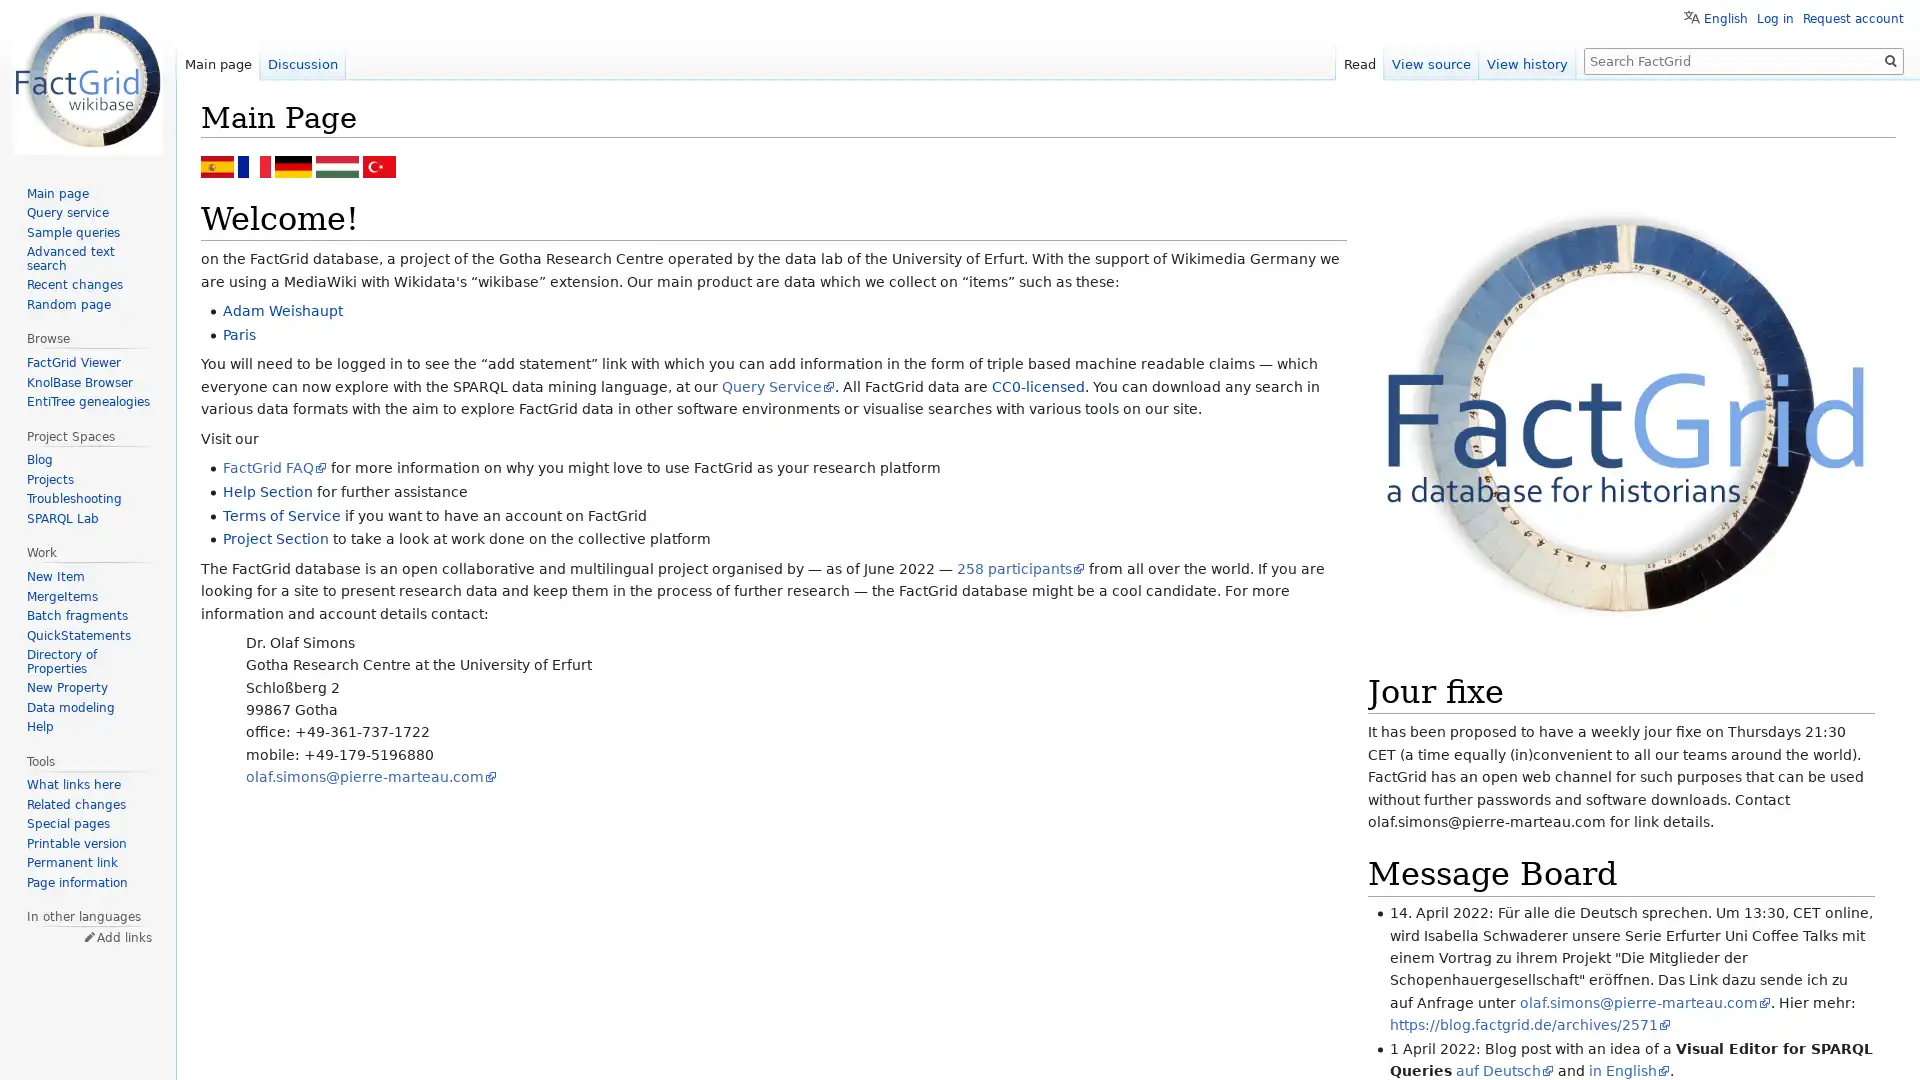 The image size is (1920, 1080). What do you see at coordinates (1890, 60) in the screenshot?
I see `Go` at bounding box center [1890, 60].